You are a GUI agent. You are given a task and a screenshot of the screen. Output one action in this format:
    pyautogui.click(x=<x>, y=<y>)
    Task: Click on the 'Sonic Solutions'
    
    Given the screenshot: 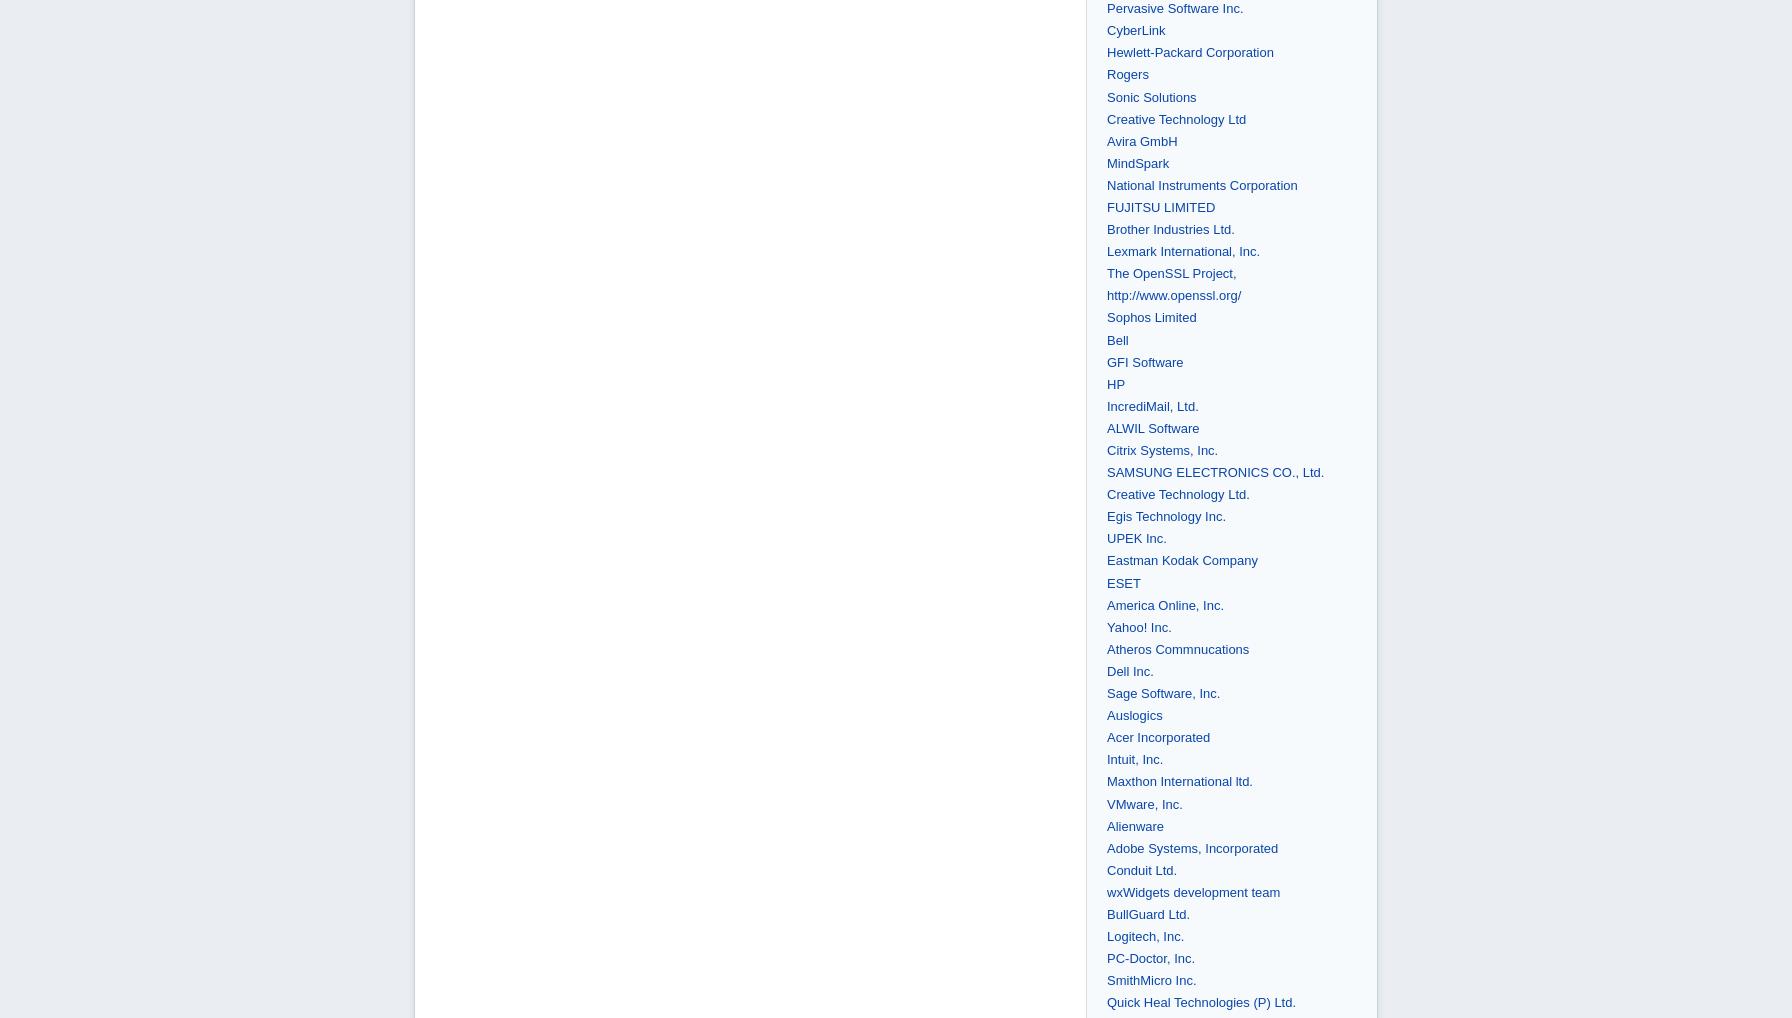 What is the action you would take?
    pyautogui.click(x=1151, y=96)
    